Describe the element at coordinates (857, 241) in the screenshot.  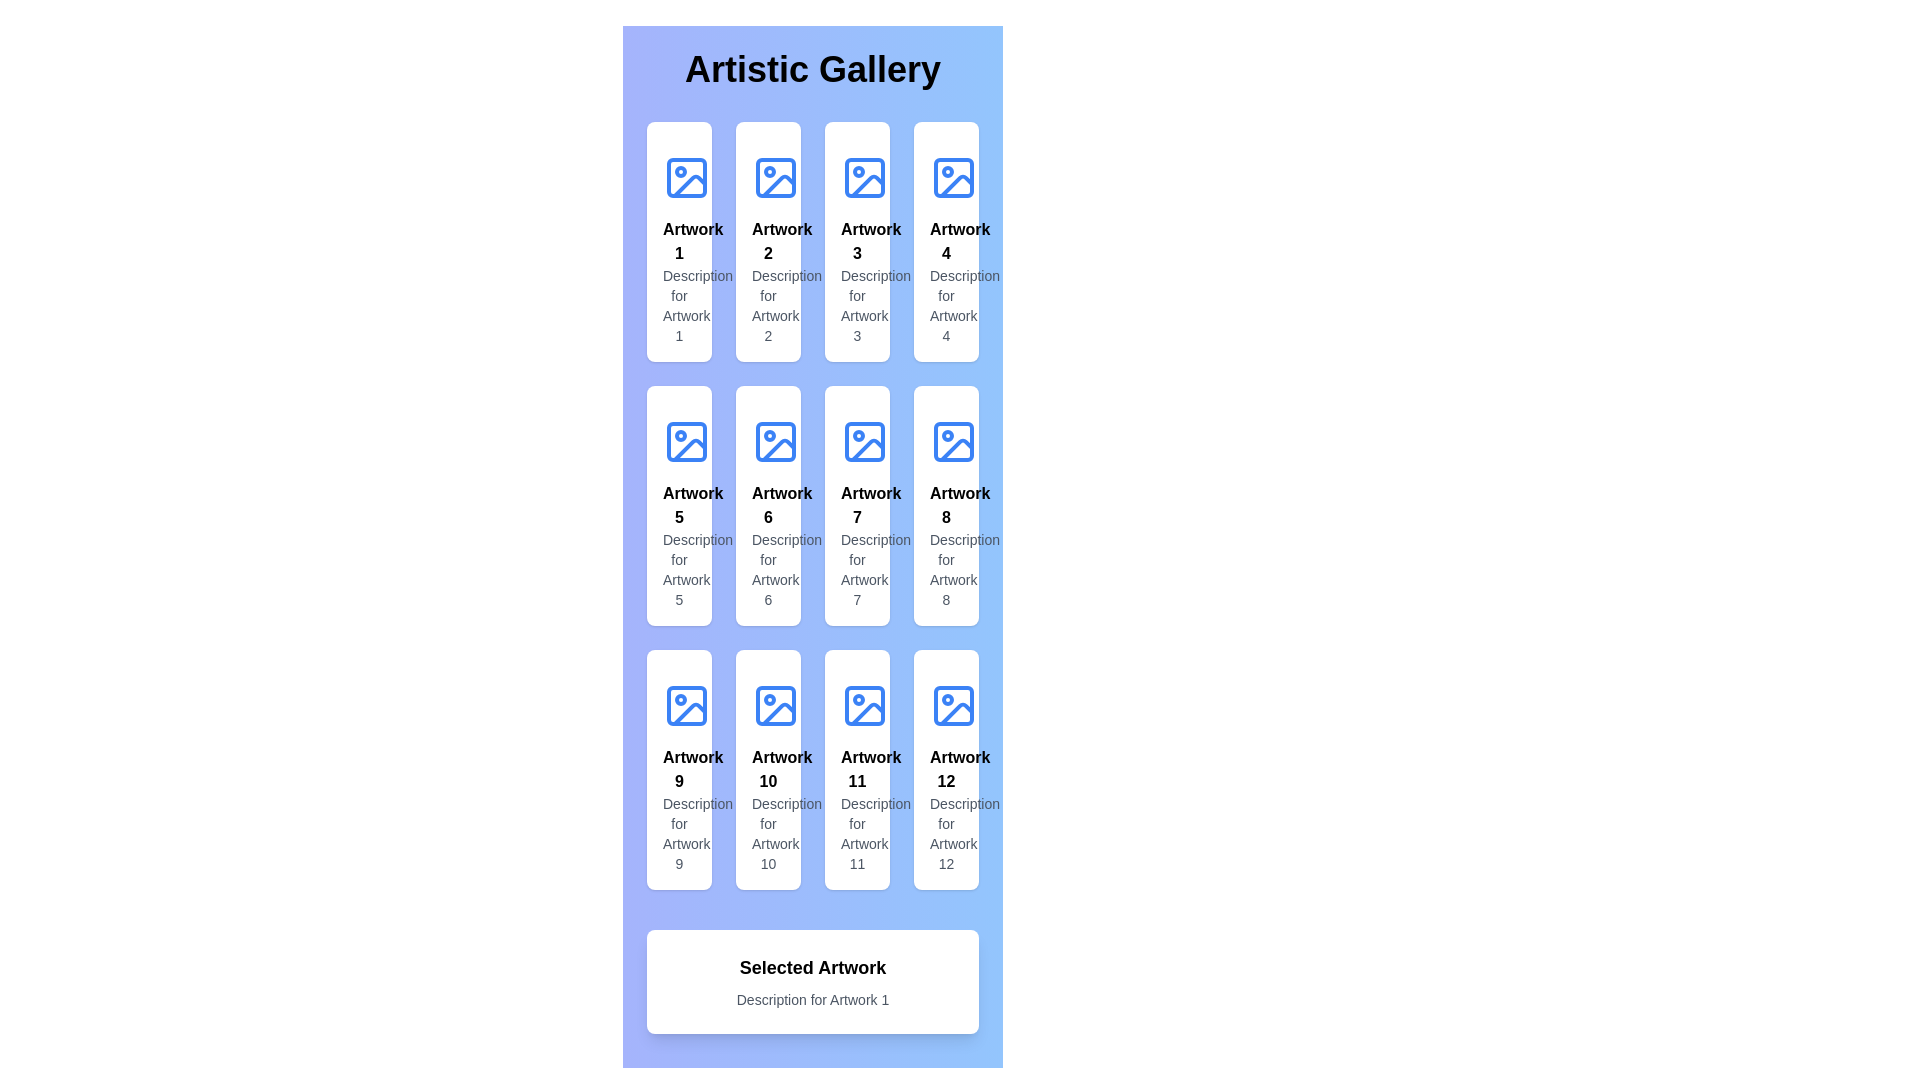
I see `text on the Display card featuring 'Artwork 3' and its description, which is the third card in the grid layout` at that location.